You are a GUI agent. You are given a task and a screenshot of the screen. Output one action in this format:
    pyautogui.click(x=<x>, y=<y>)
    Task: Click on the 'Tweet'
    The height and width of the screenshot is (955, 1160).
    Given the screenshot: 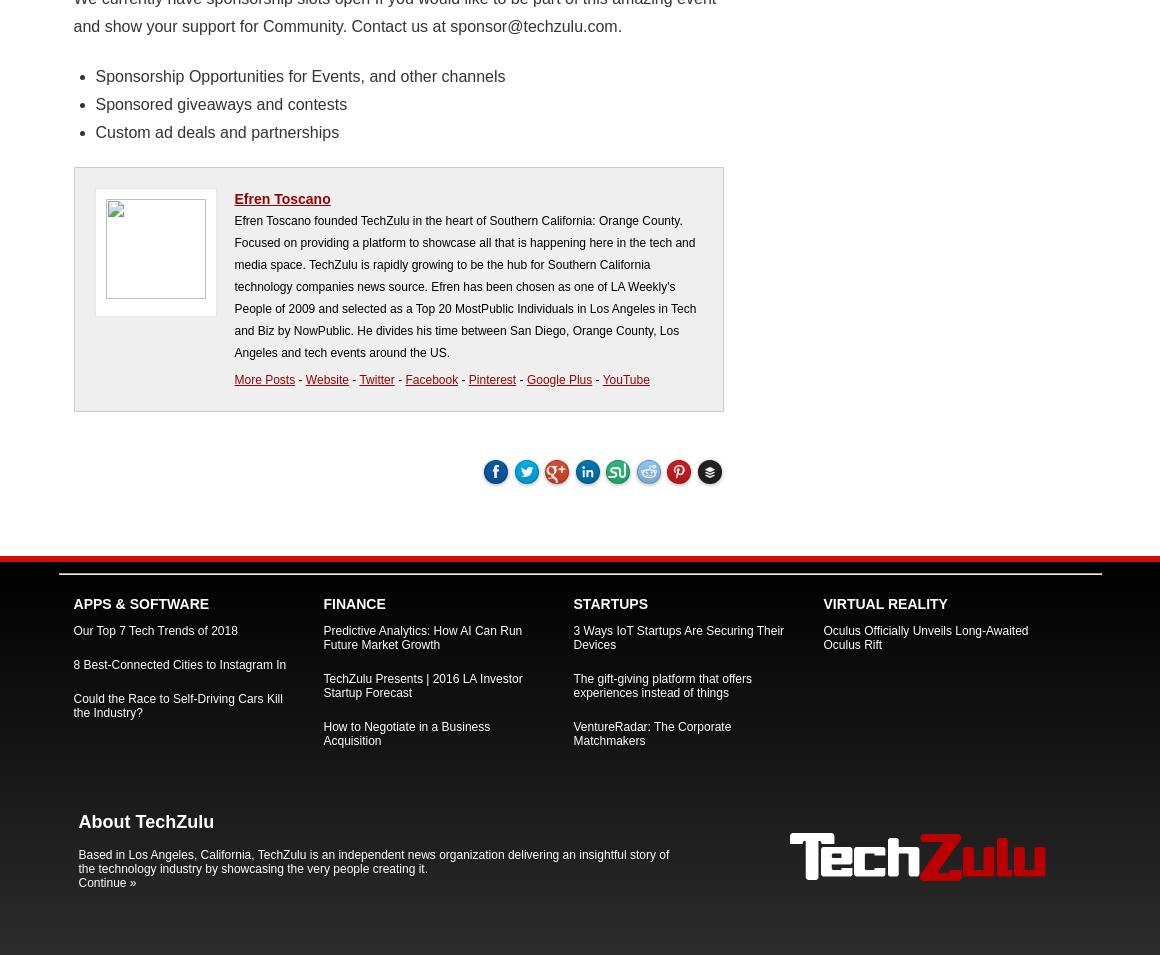 What is the action you would take?
    pyautogui.click(x=522, y=473)
    